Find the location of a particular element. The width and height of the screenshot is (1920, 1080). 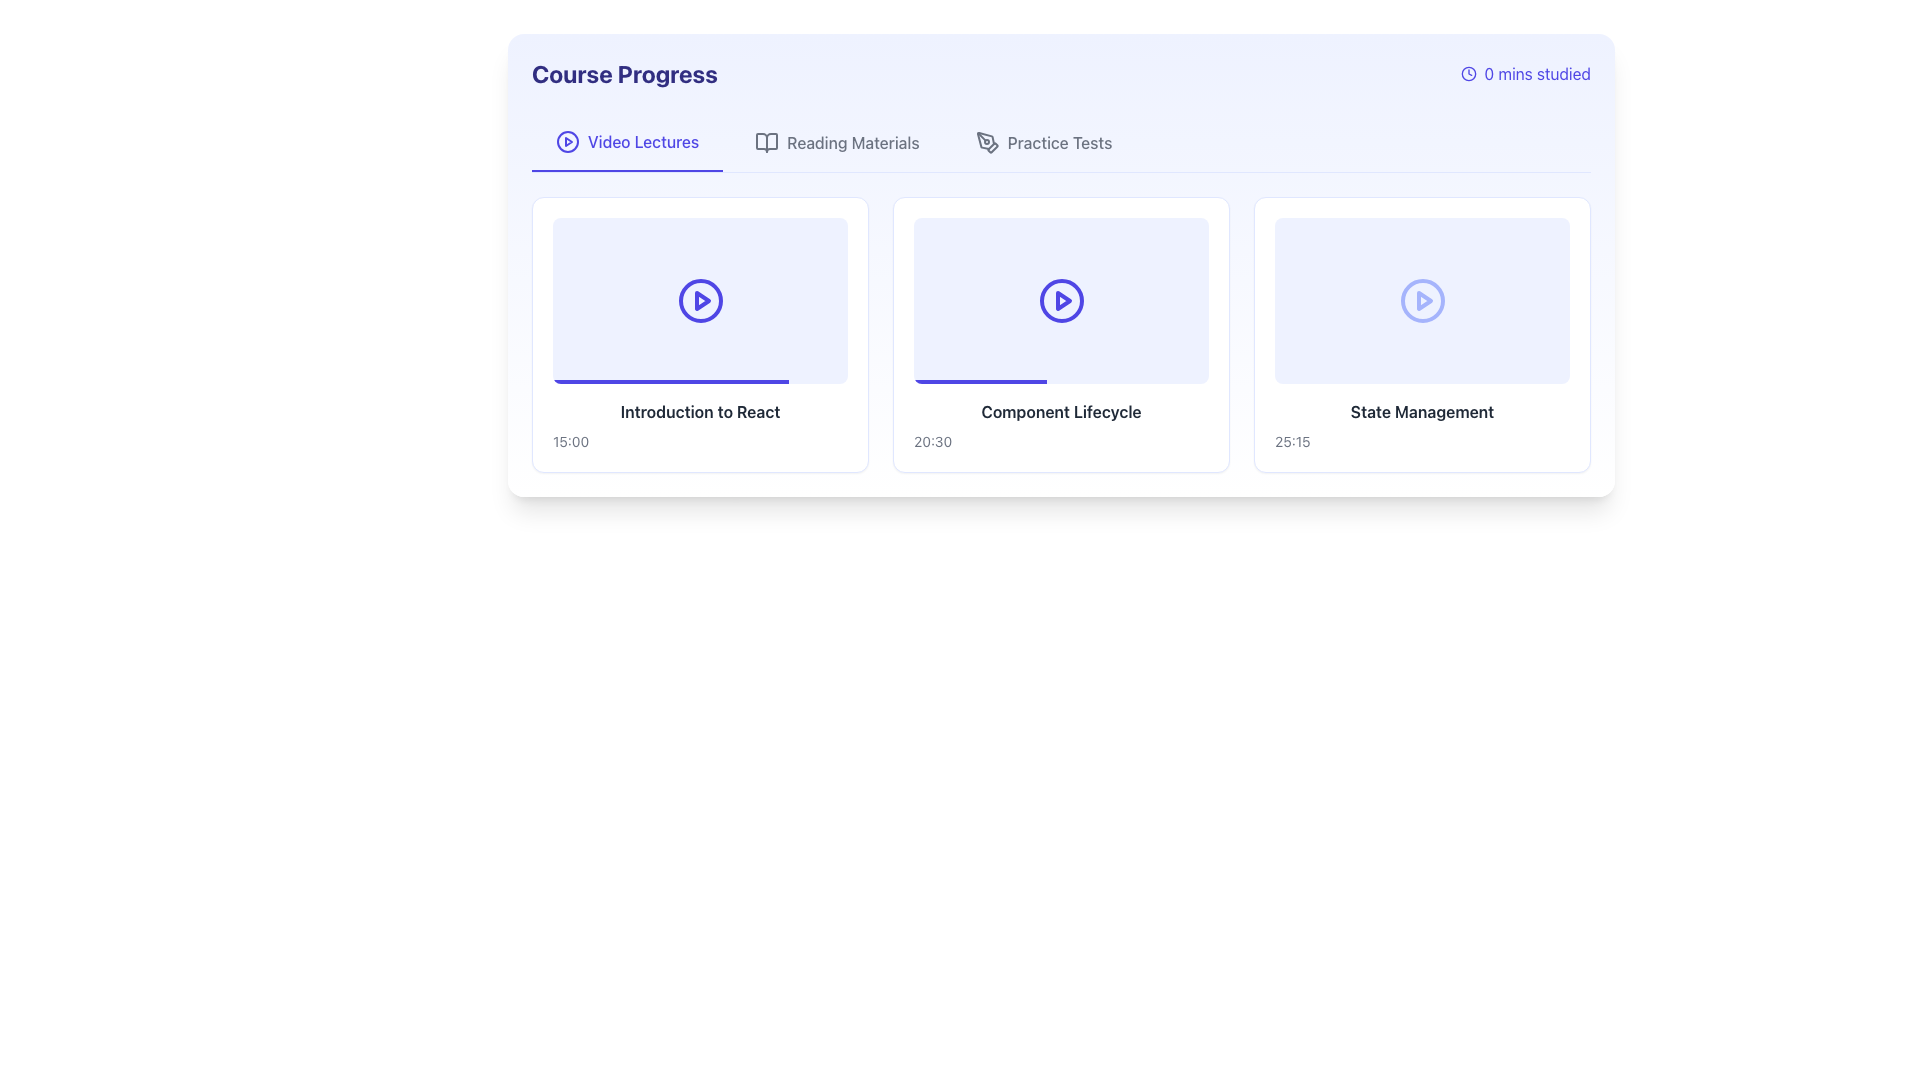

the 'Practice Tests' text label in the horizontal menu located below 'Course Progress' is located at coordinates (1059, 141).